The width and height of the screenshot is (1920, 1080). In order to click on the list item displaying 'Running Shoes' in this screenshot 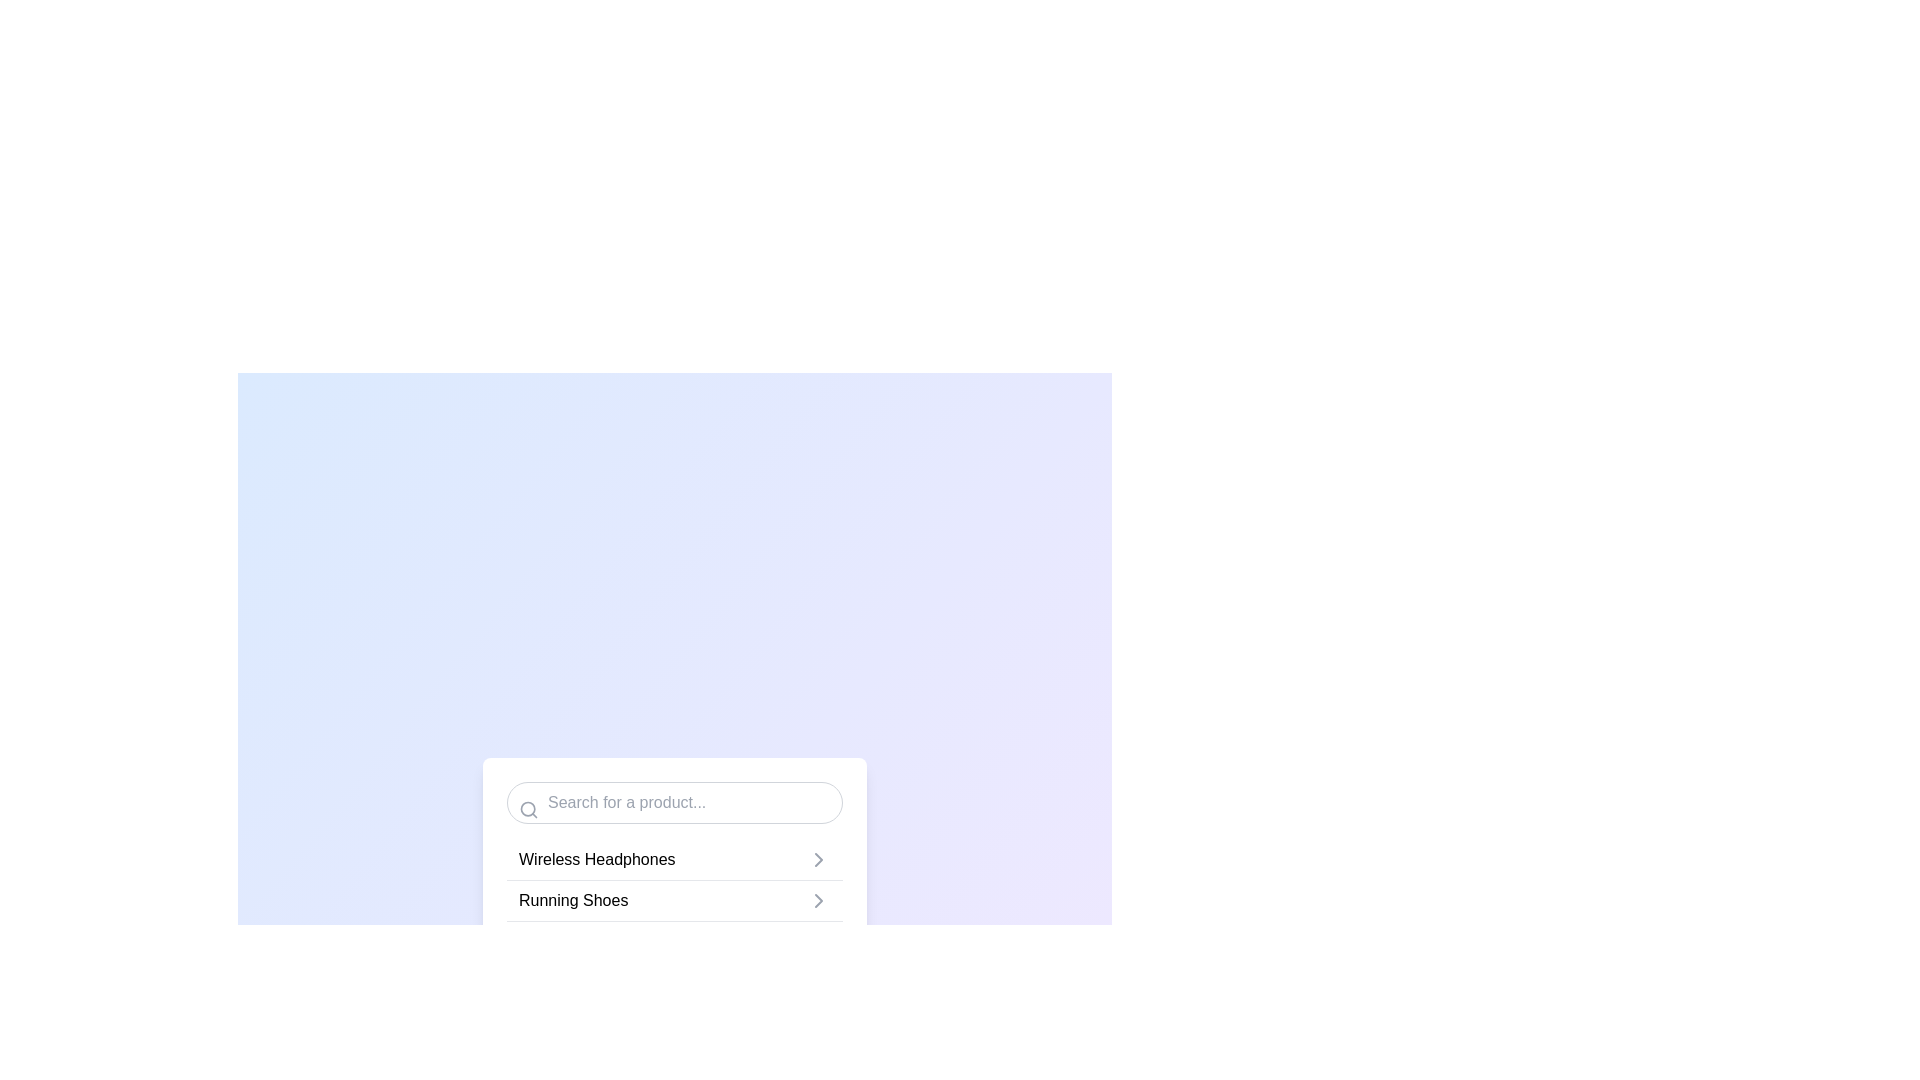, I will do `click(675, 898)`.